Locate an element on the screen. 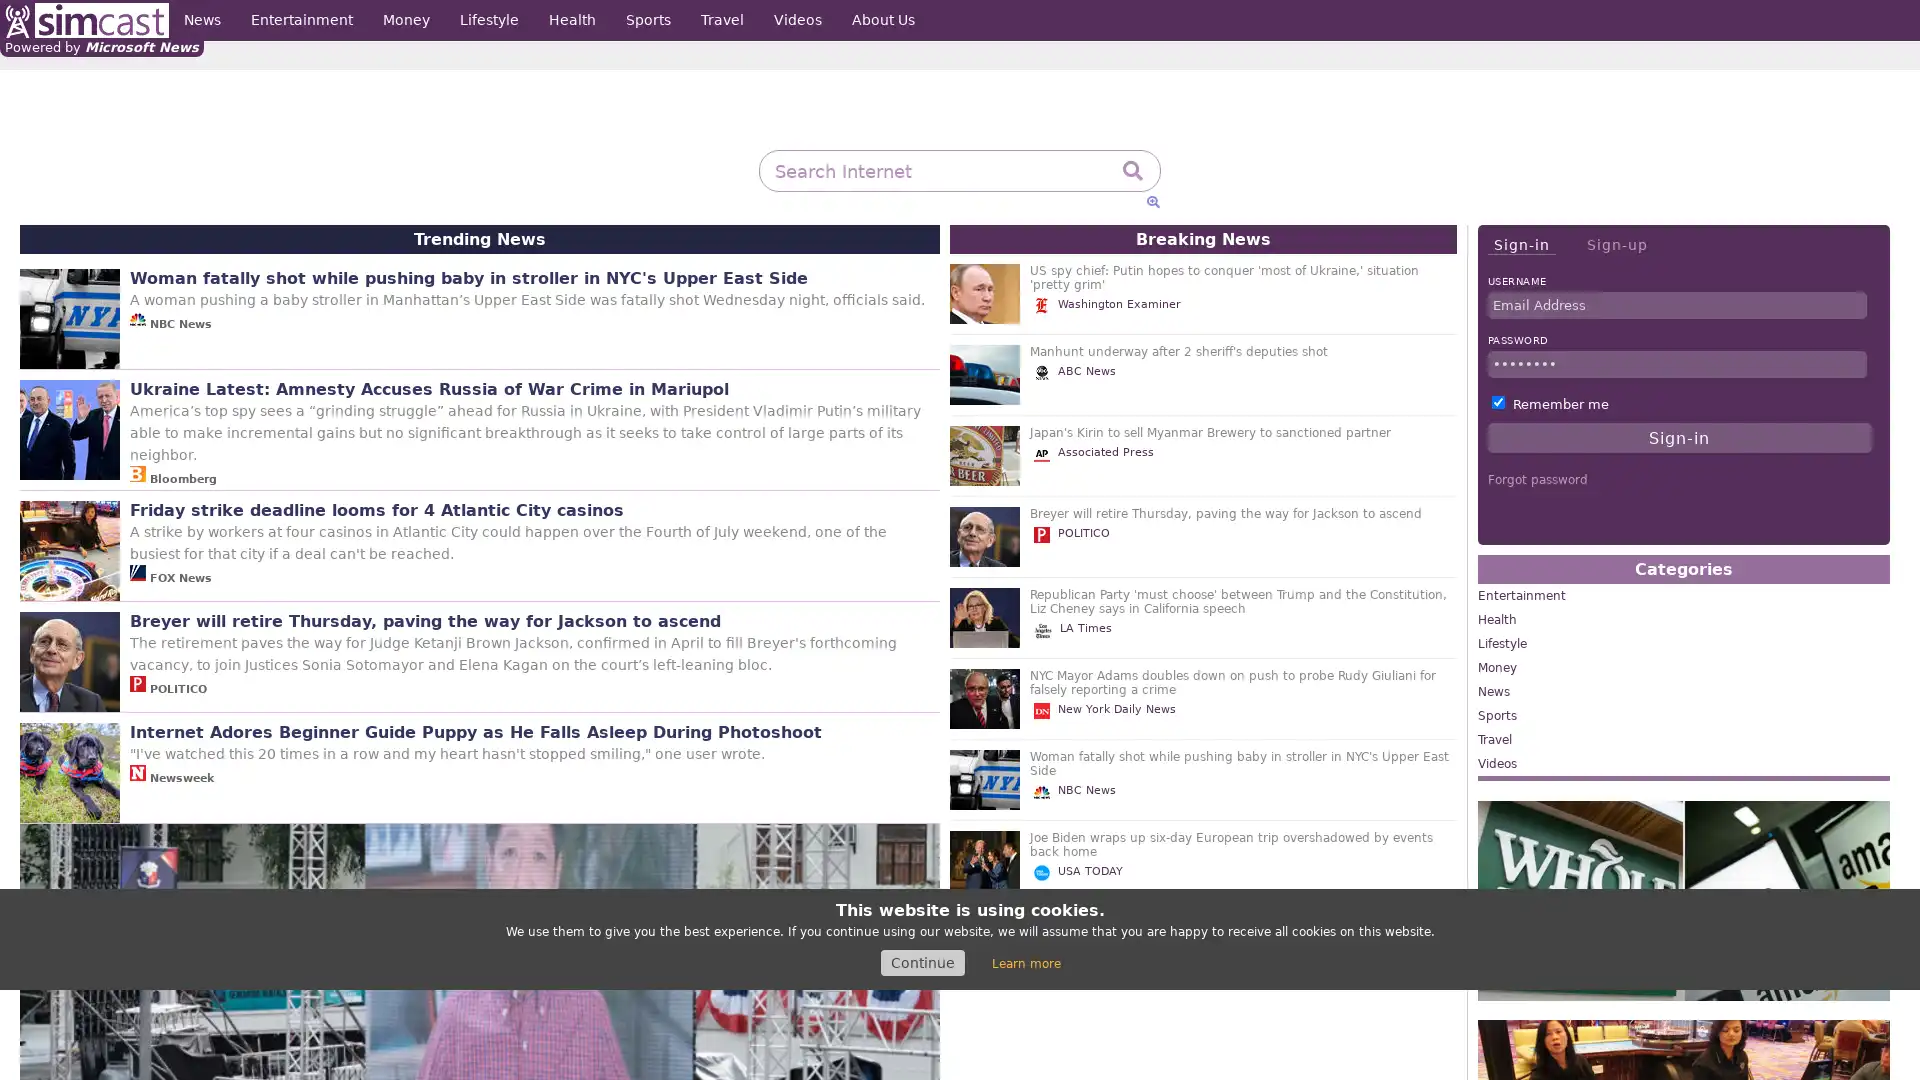 The image size is (1920, 1080). Continue is located at coordinates (921, 962).